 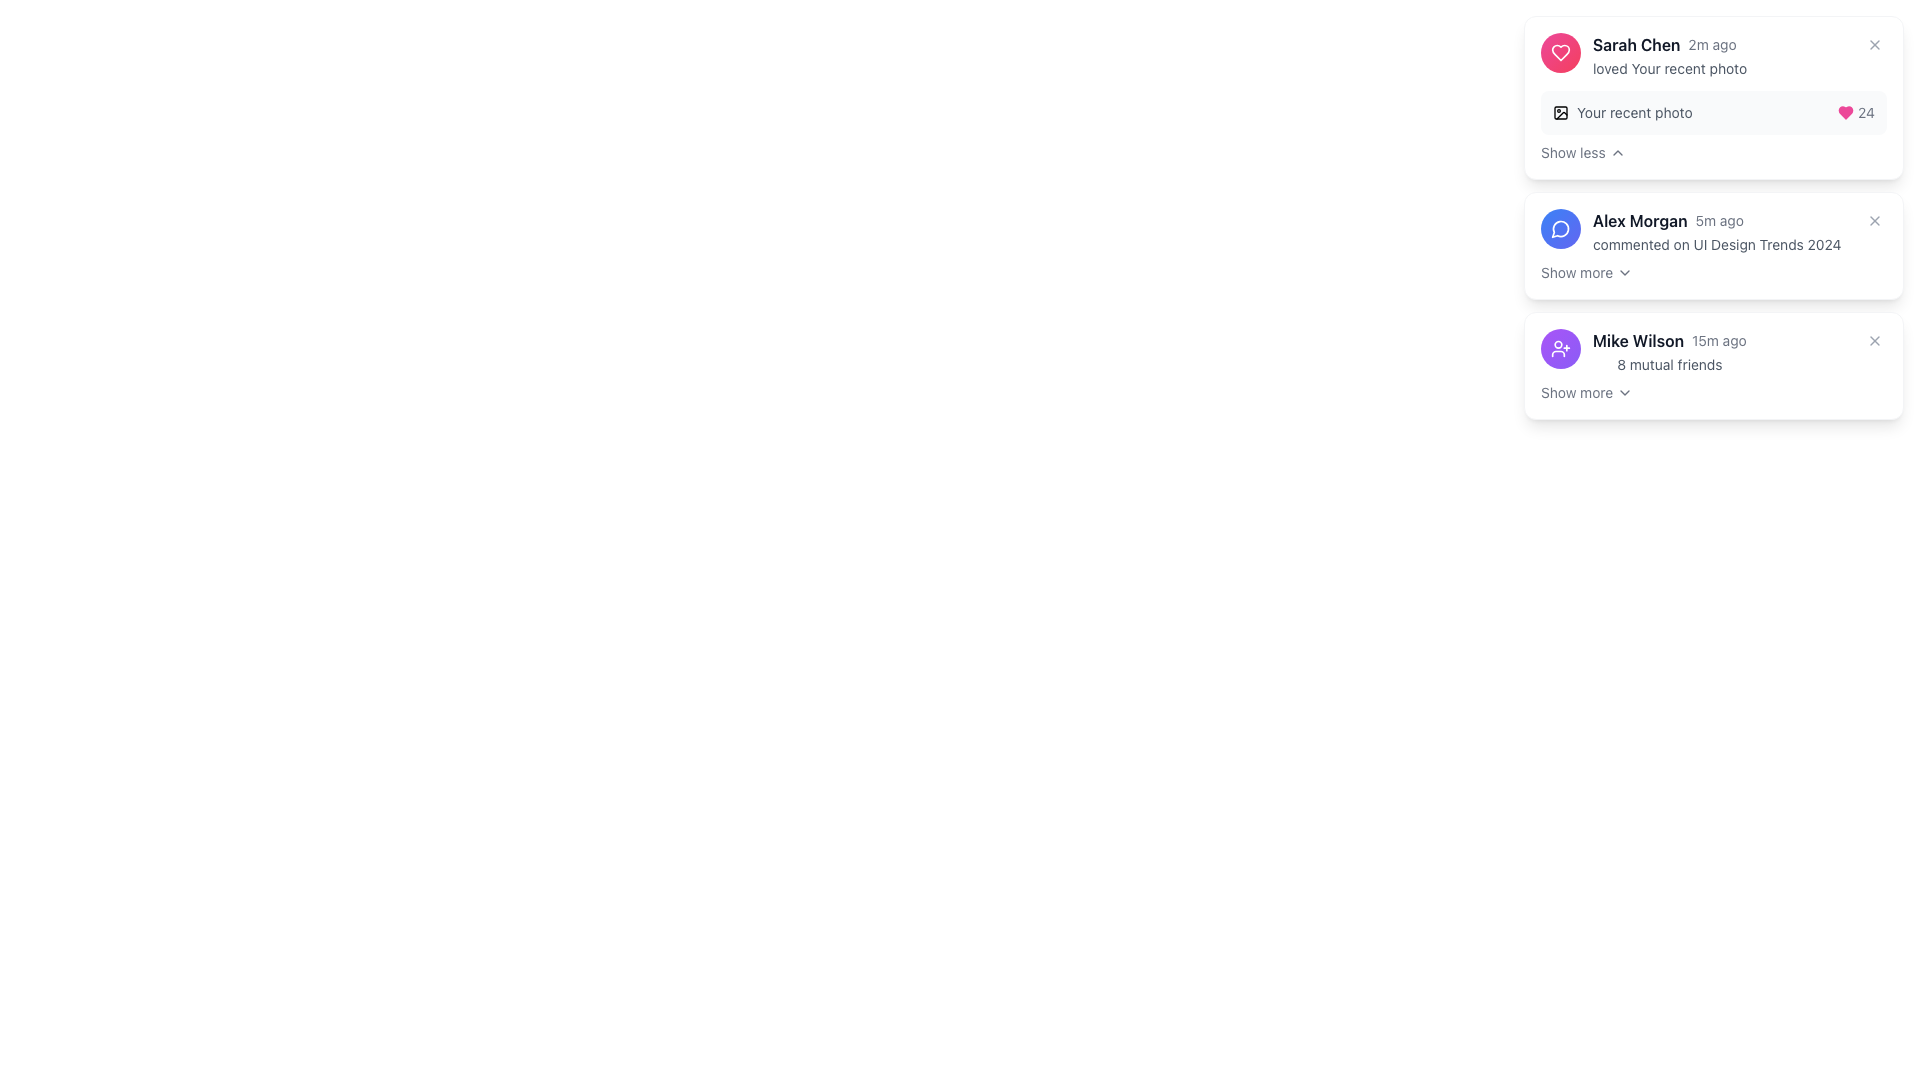 I want to click on the notification from 'Sarah Chen' indicating a photo like, located at the top of the notification list, so click(x=1644, y=55).